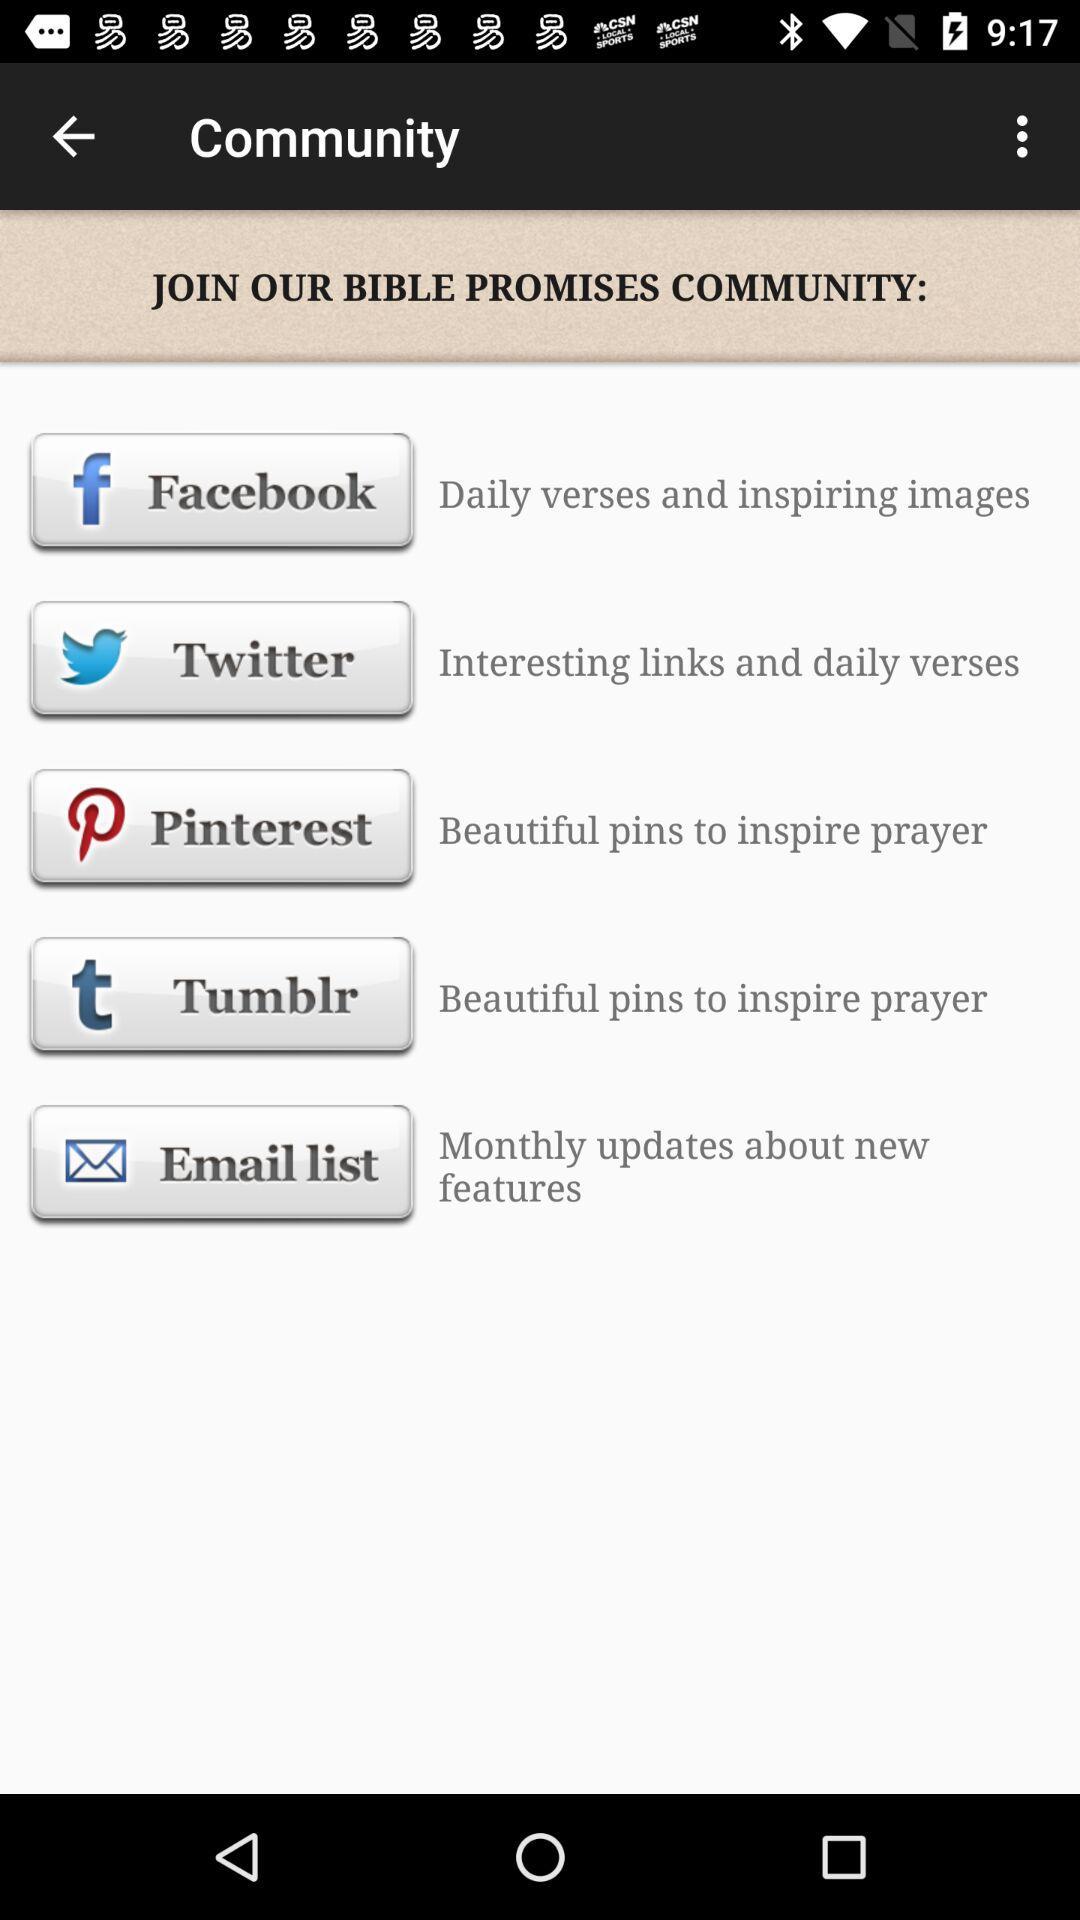  What do you see at coordinates (1027, 136) in the screenshot?
I see `menu` at bounding box center [1027, 136].